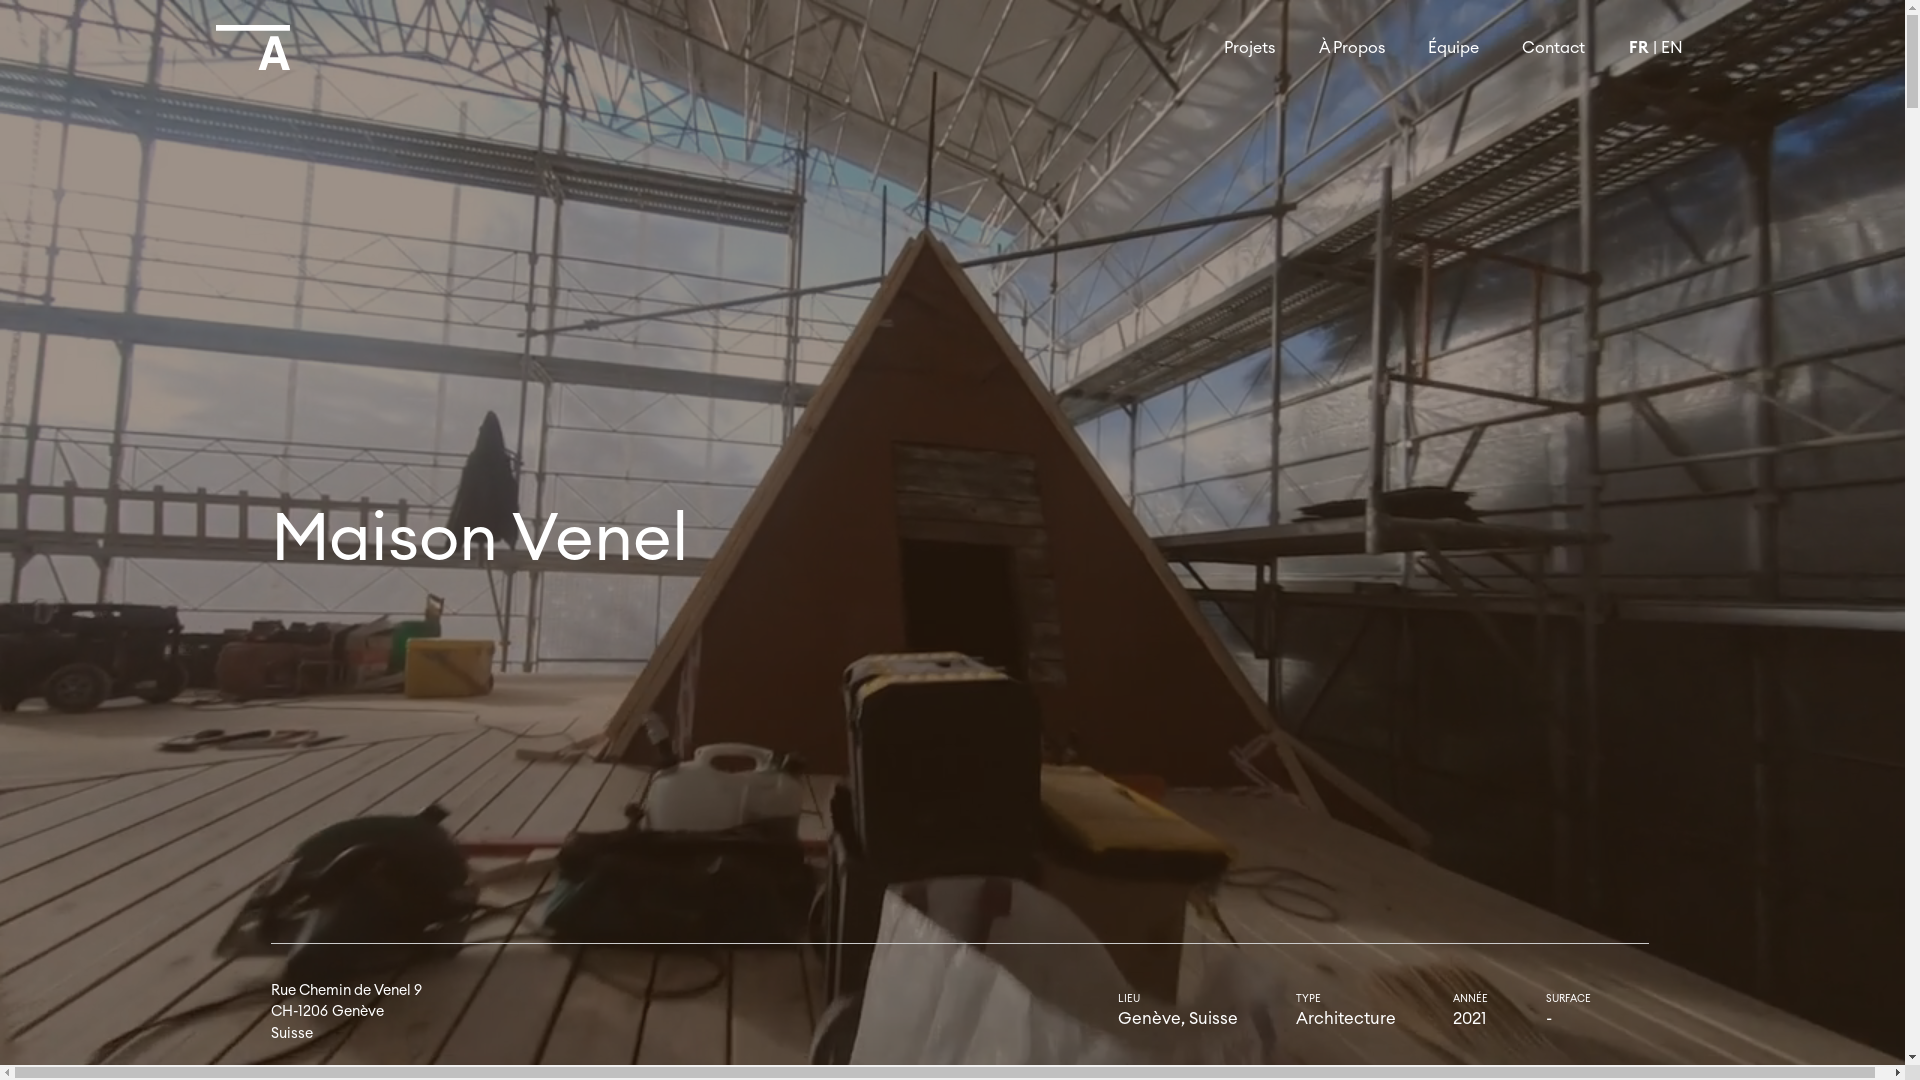 The image size is (1920, 1080). What do you see at coordinates (1607, 46) in the screenshot?
I see `'FR | EN'` at bounding box center [1607, 46].